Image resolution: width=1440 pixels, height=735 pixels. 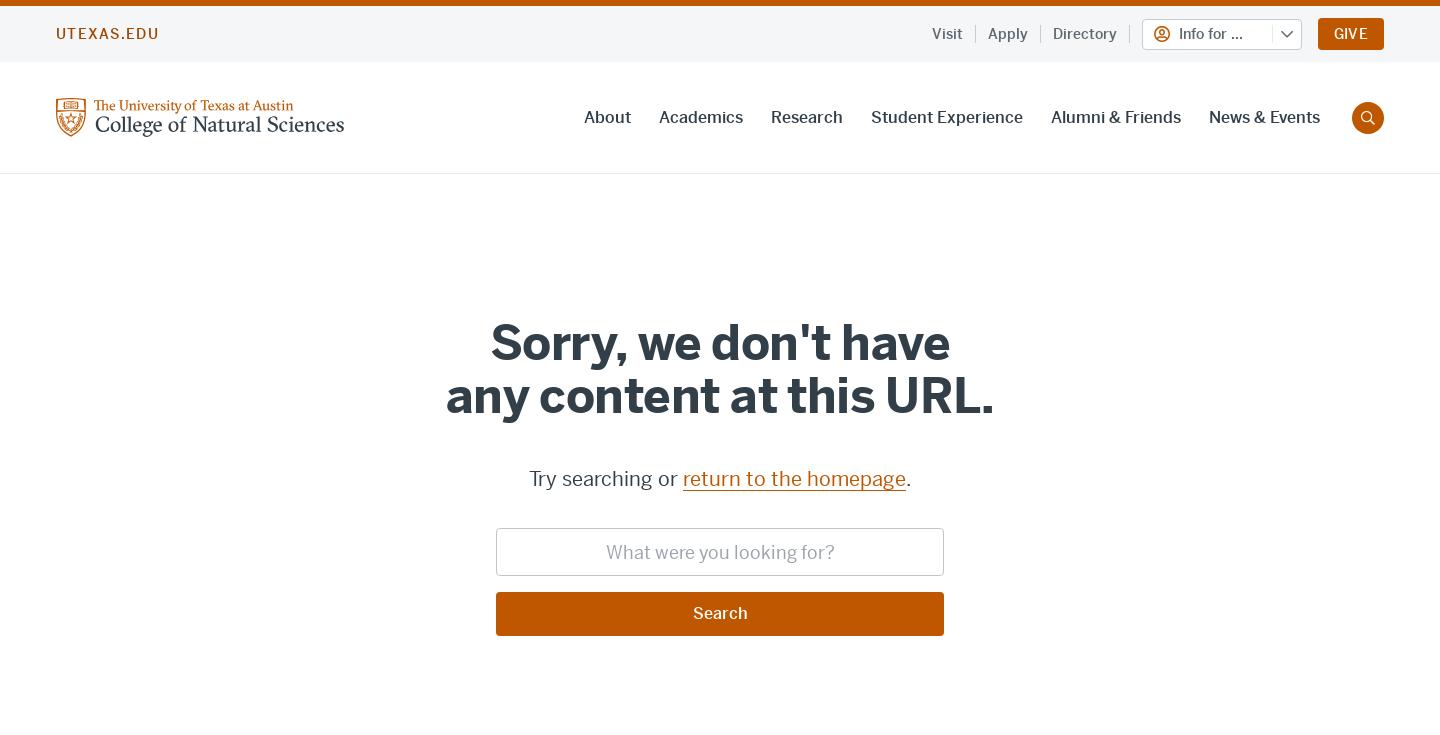 I want to click on 'Student Experience', so click(x=946, y=116).